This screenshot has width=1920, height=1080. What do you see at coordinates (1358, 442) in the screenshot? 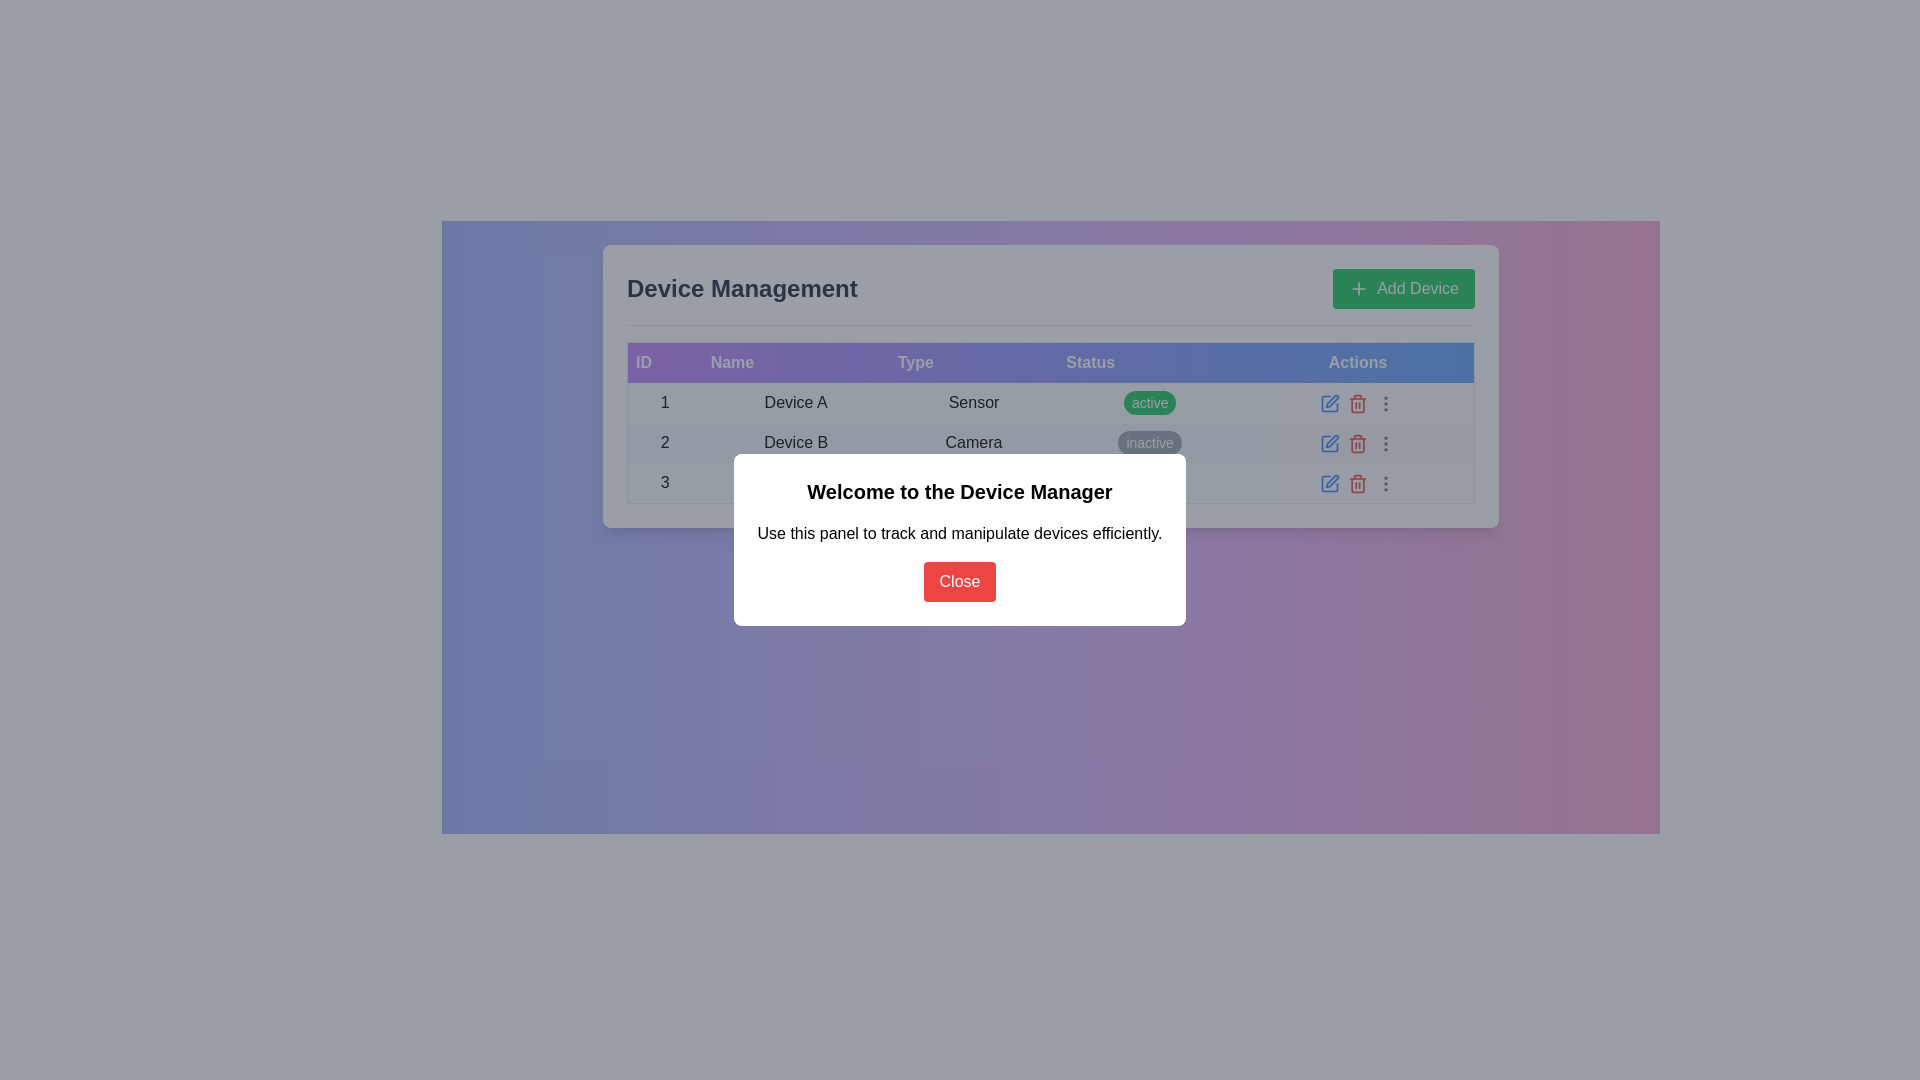
I see `the icon-based button in the Actions column of the second row` at bounding box center [1358, 442].